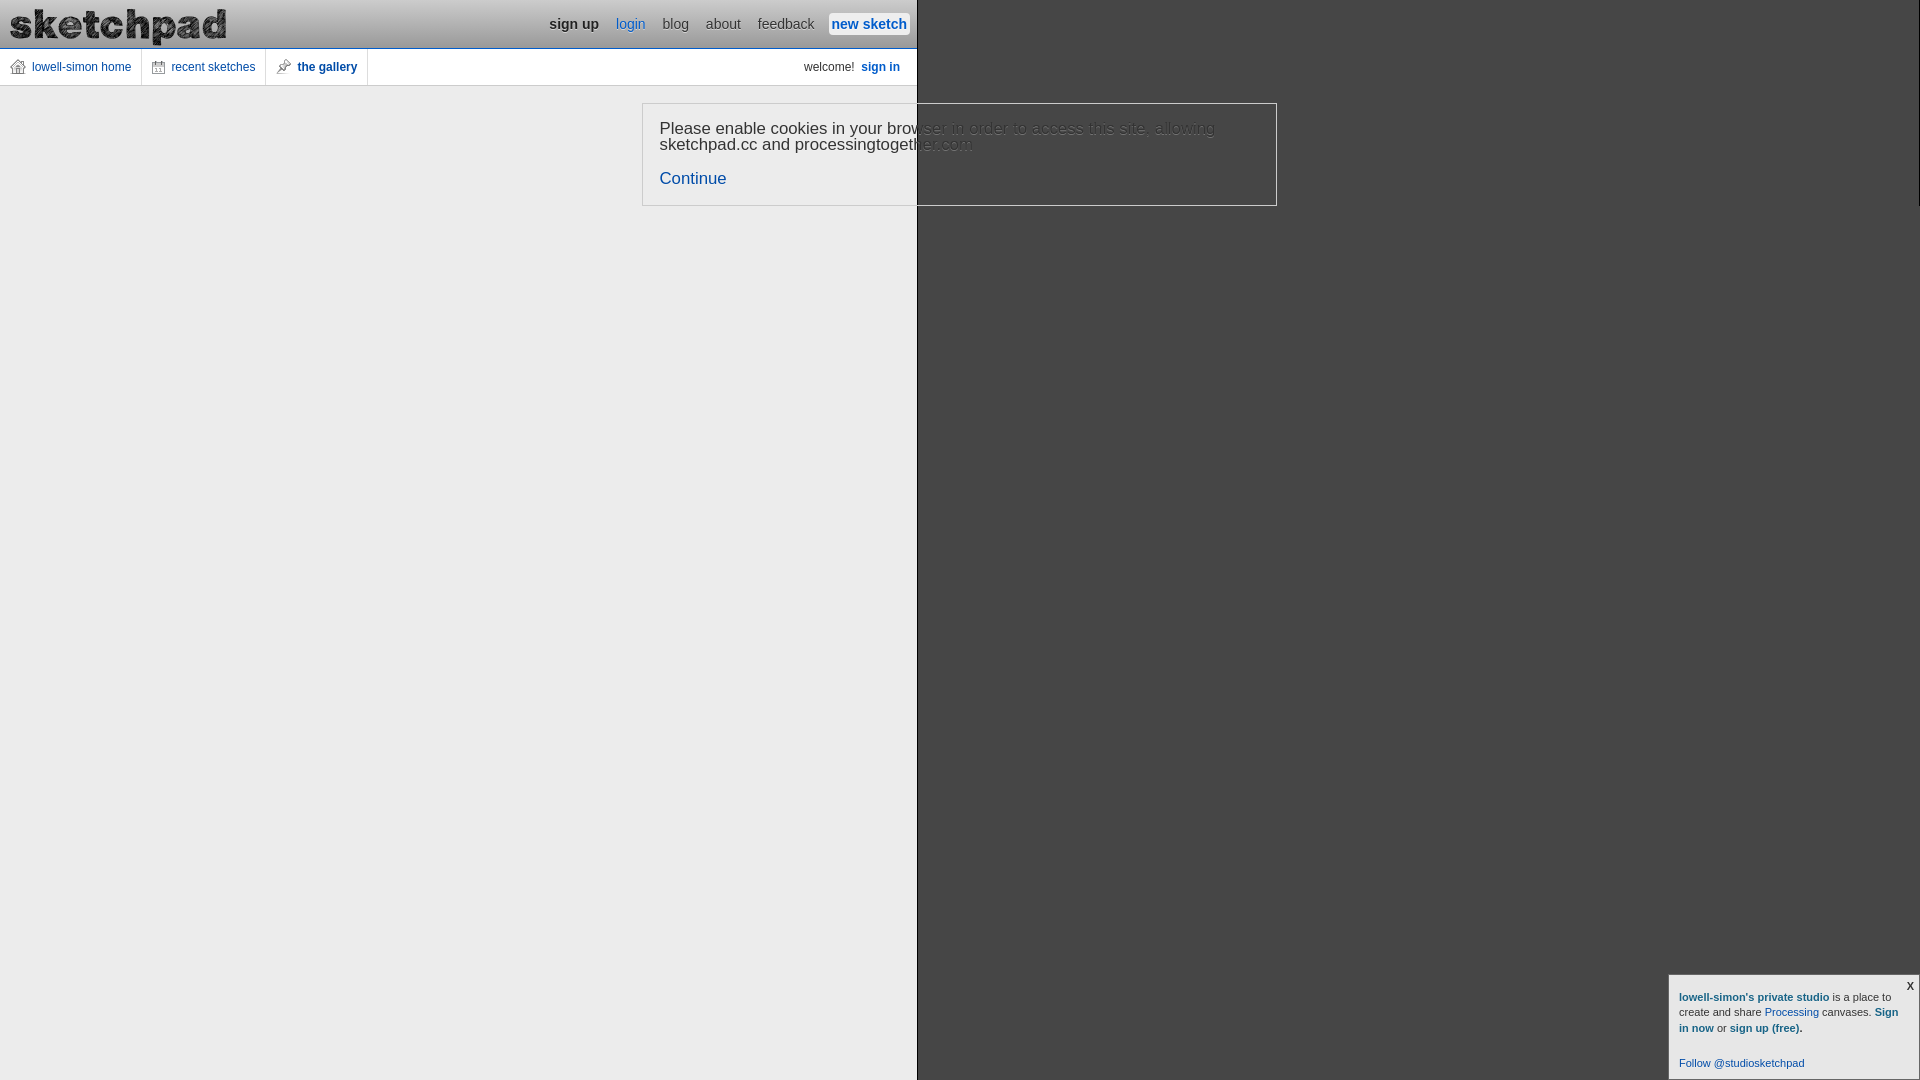 The height and width of the screenshot is (1080, 1920). I want to click on 'feedback', so click(785, 23).